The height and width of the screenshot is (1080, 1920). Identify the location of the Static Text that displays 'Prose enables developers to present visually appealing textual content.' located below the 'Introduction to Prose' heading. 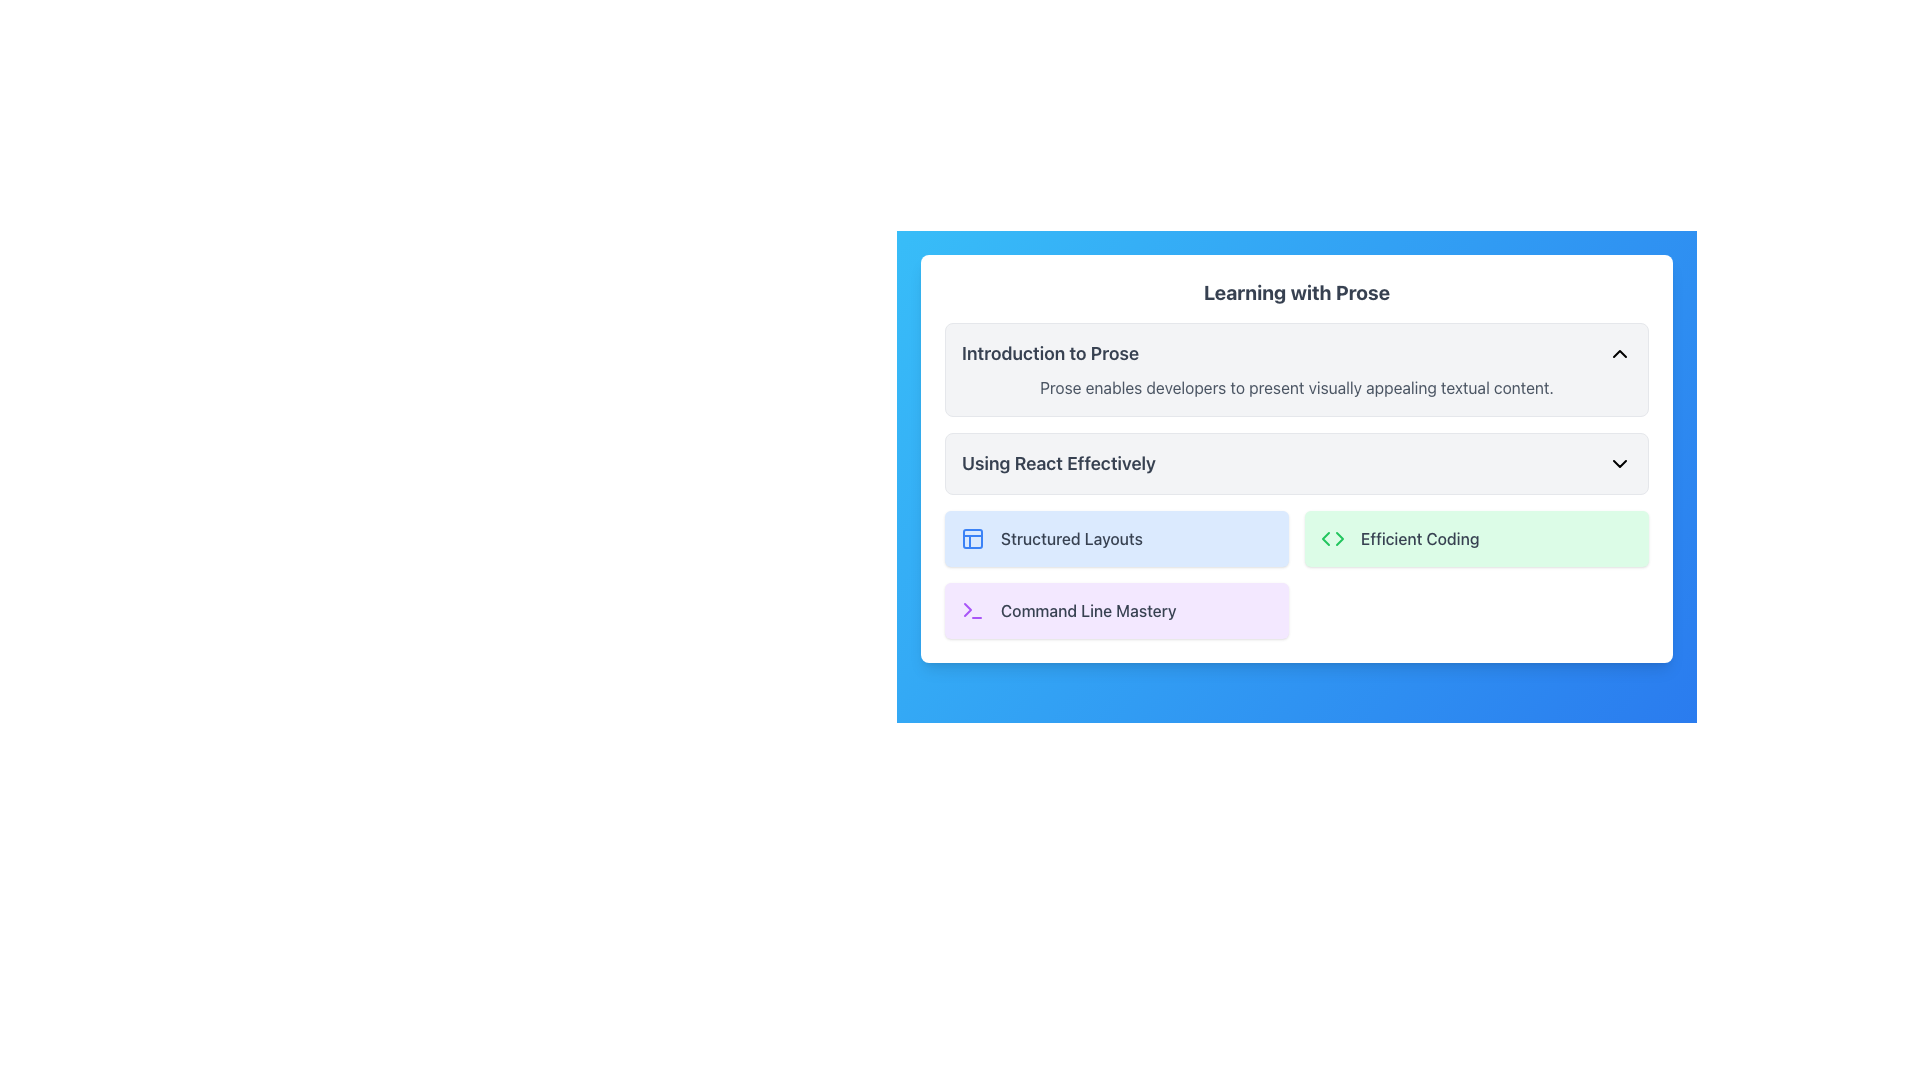
(1296, 388).